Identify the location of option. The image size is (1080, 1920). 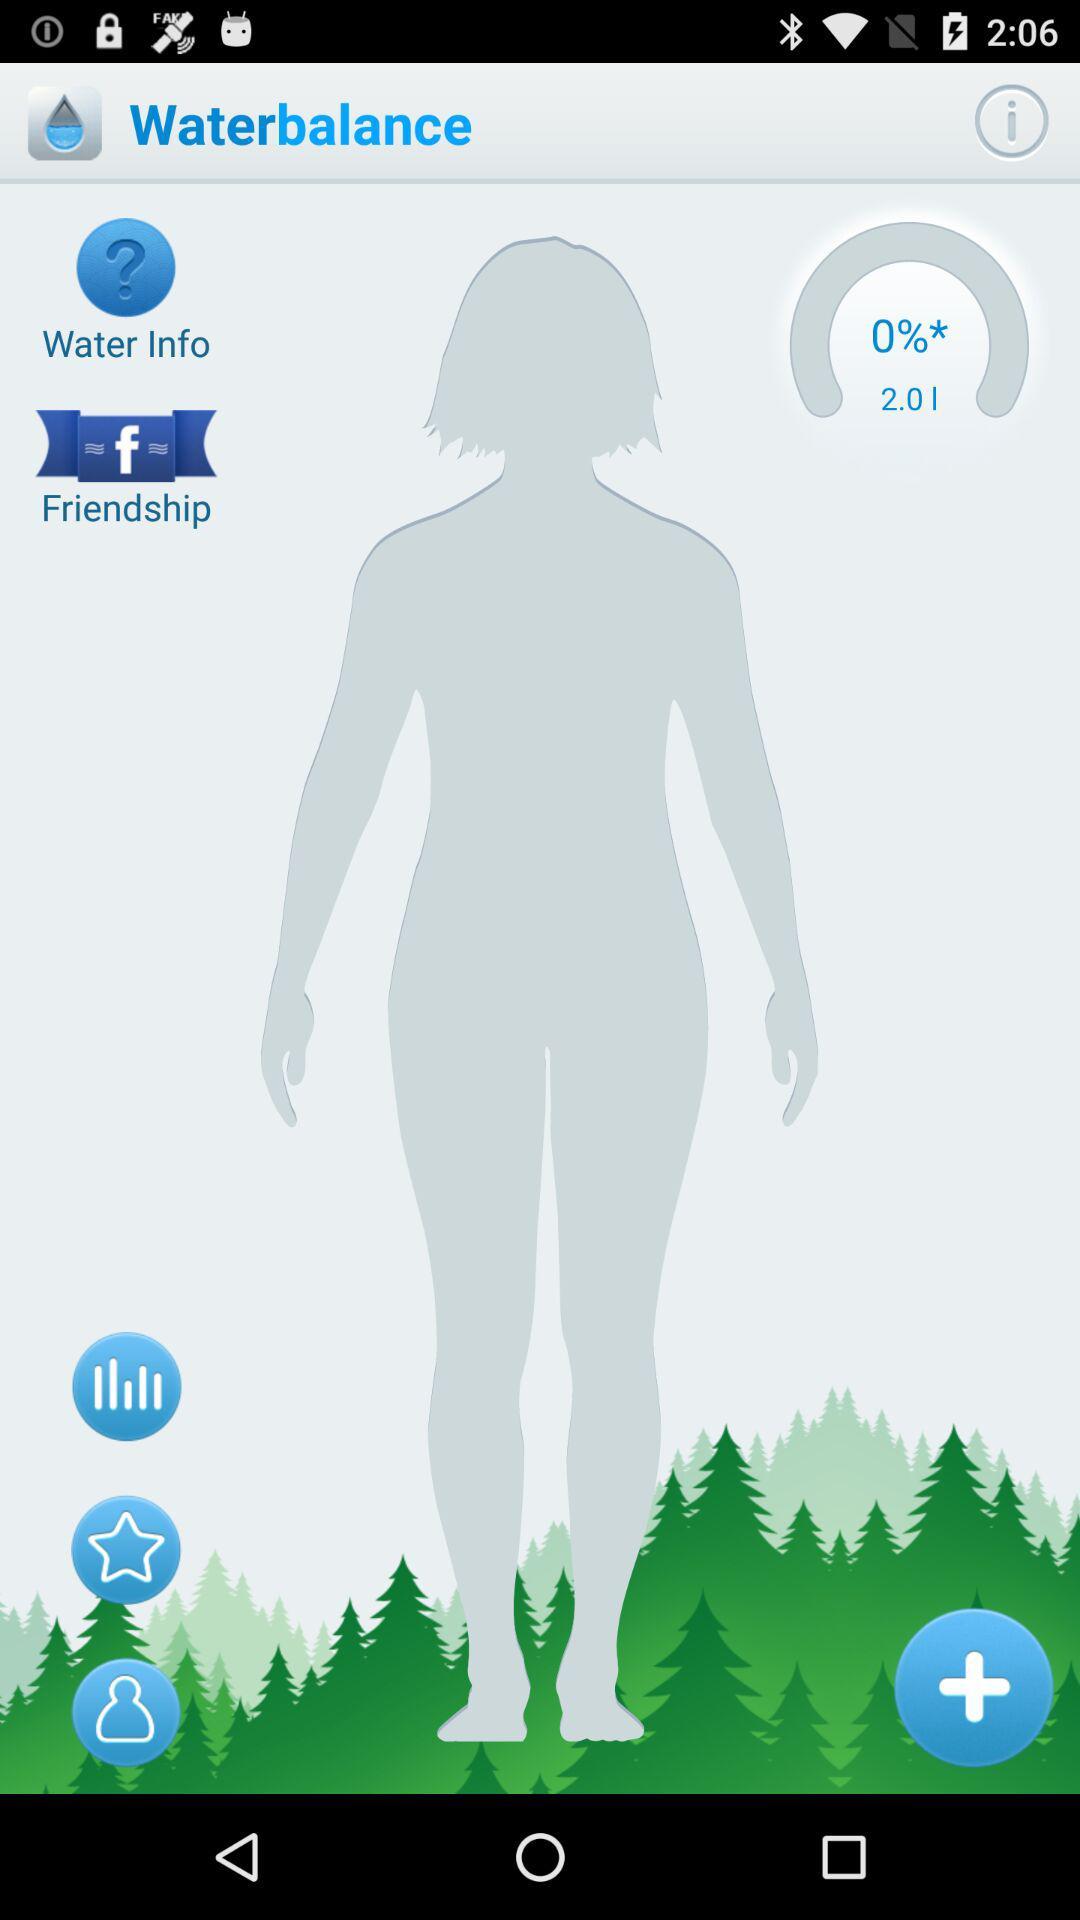
(126, 1548).